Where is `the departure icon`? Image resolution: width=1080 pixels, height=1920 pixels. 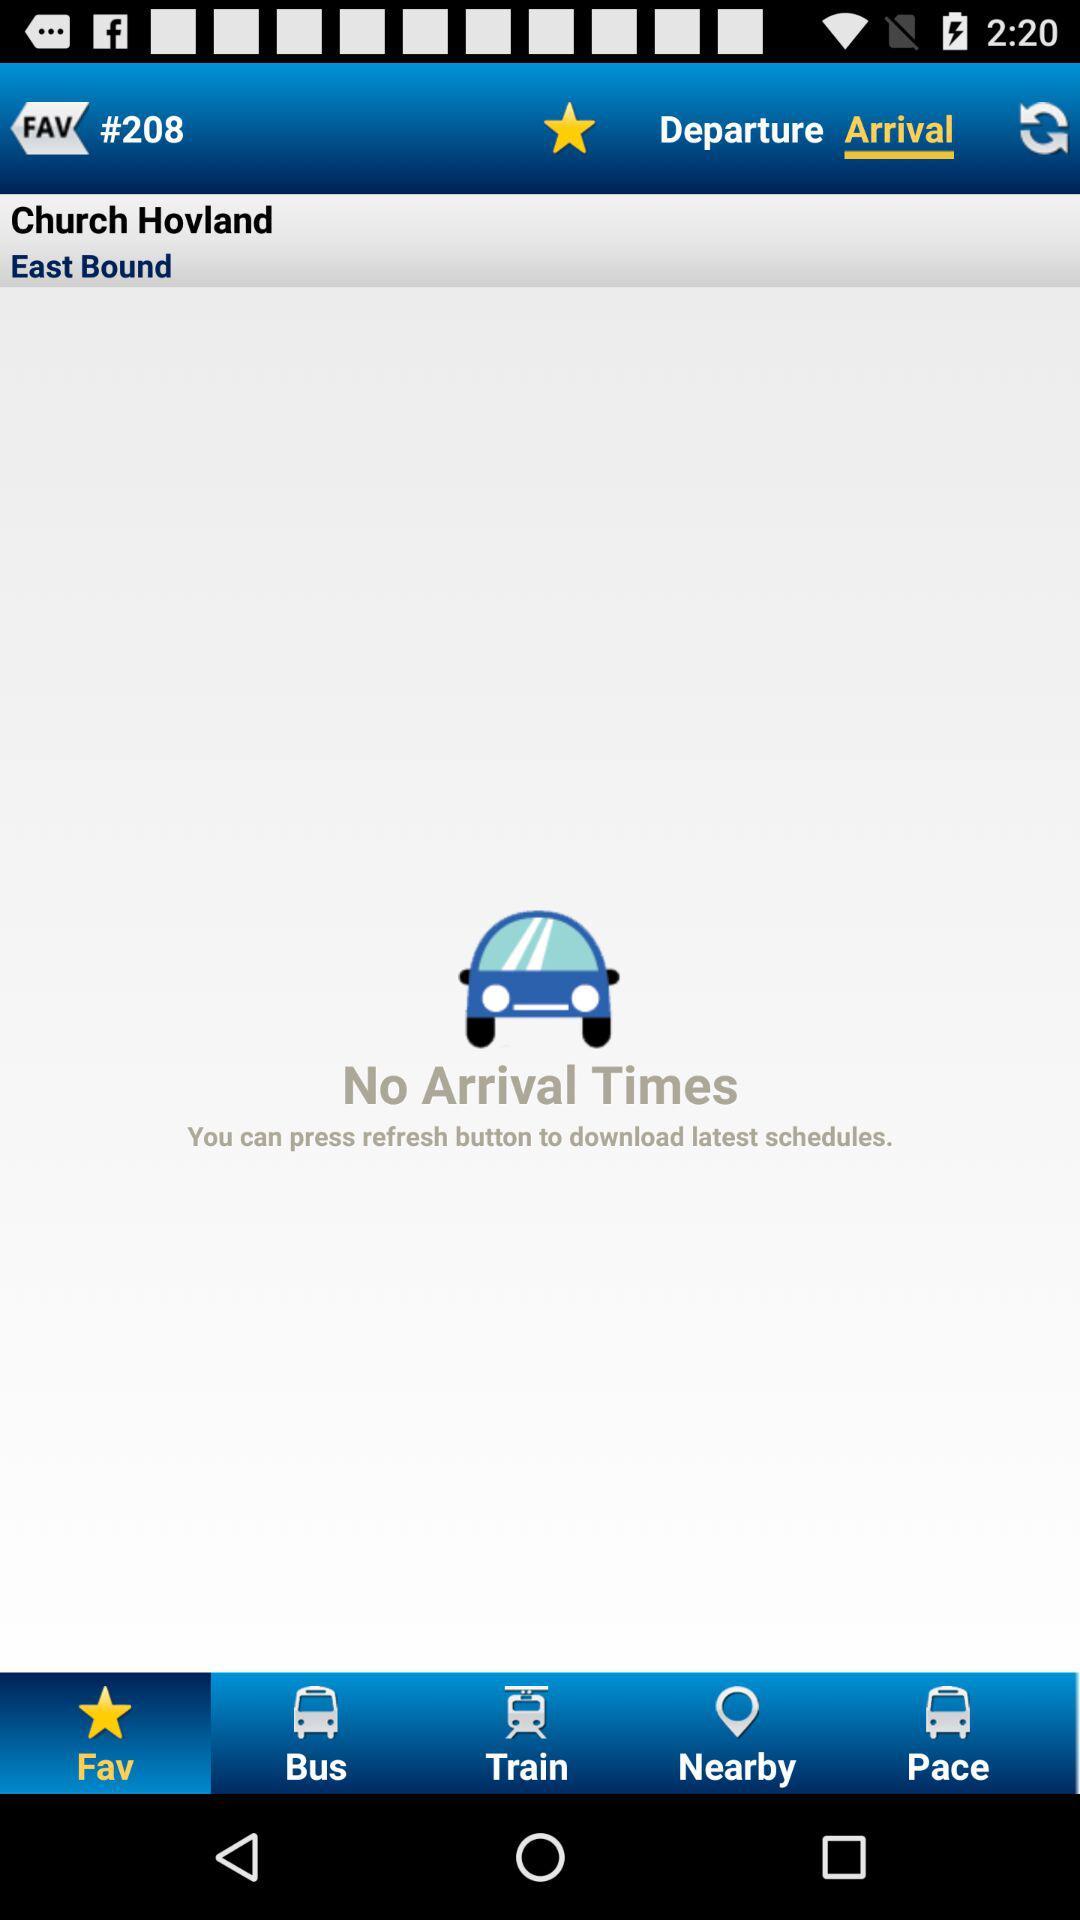 the departure icon is located at coordinates (741, 127).